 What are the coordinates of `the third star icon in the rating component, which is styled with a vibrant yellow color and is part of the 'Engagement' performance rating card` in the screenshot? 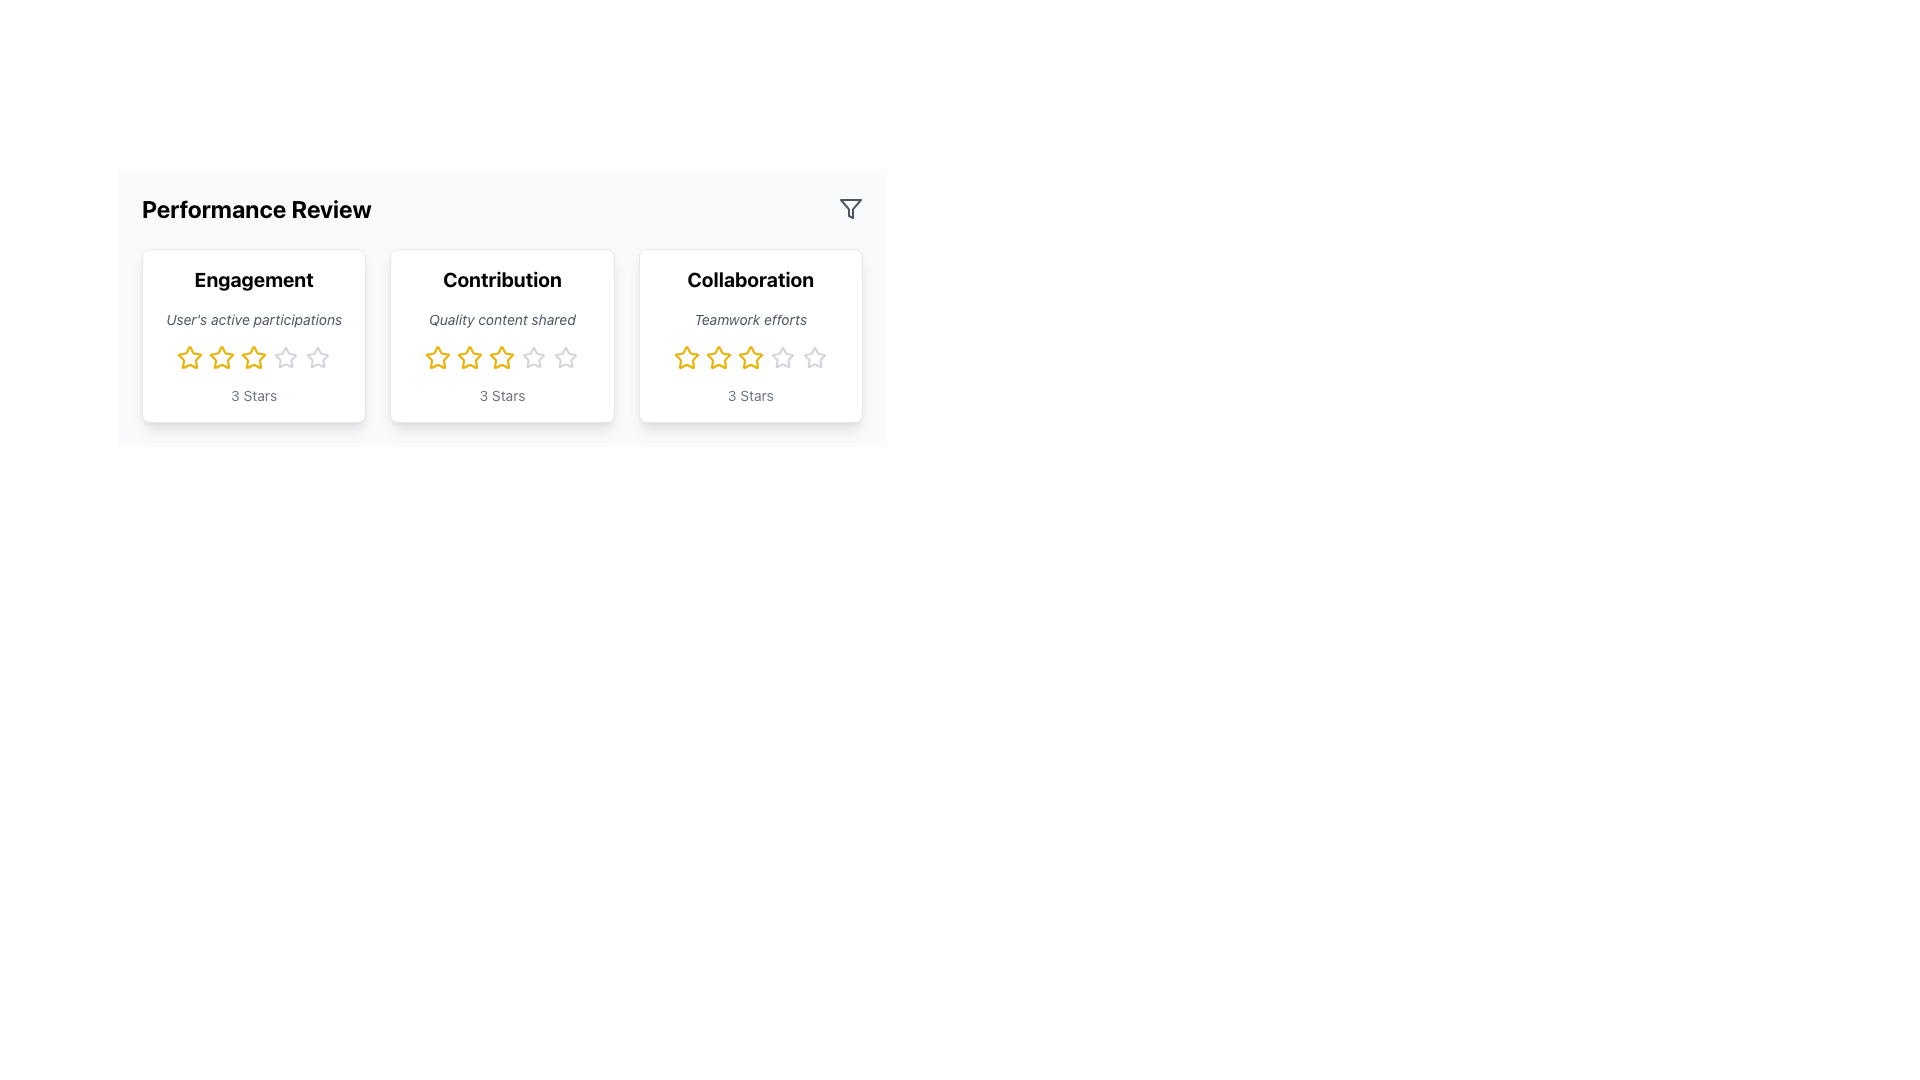 It's located at (222, 357).